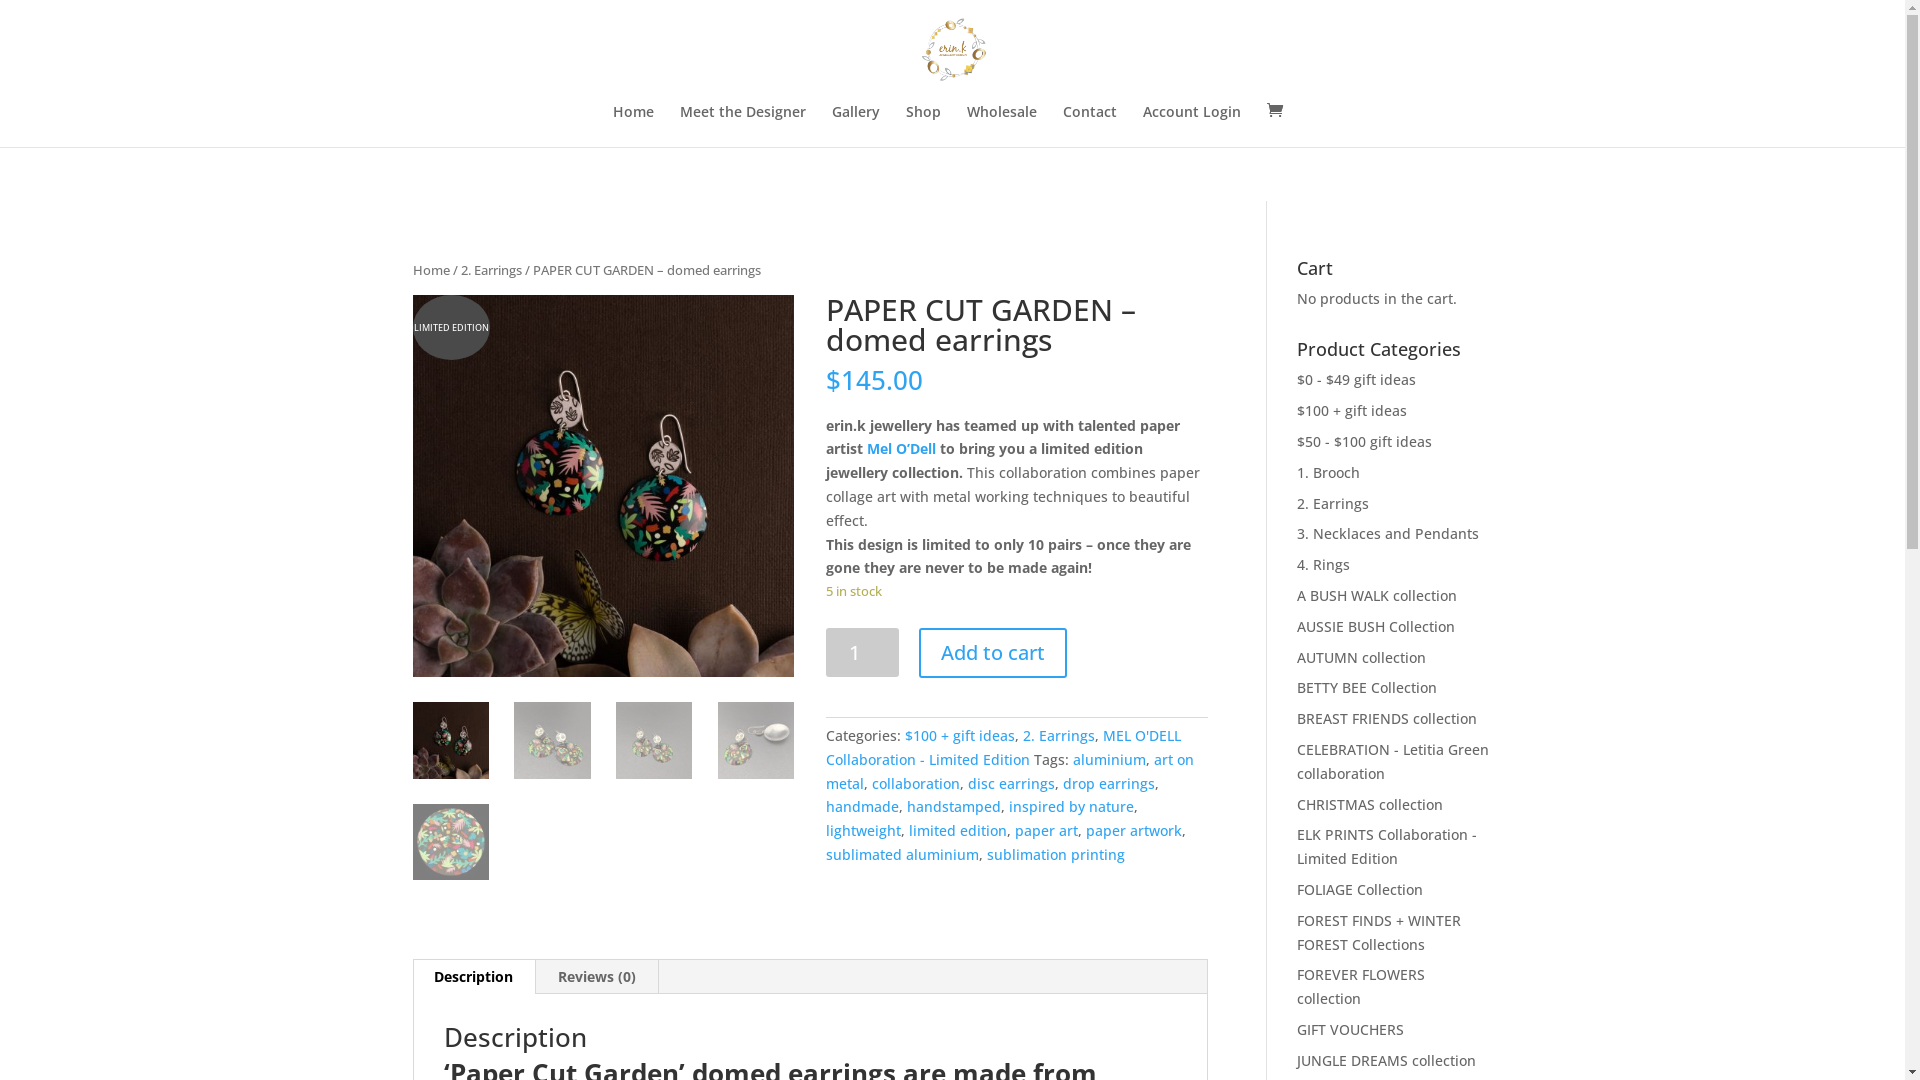  I want to click on 'Home', so click(429, 270).